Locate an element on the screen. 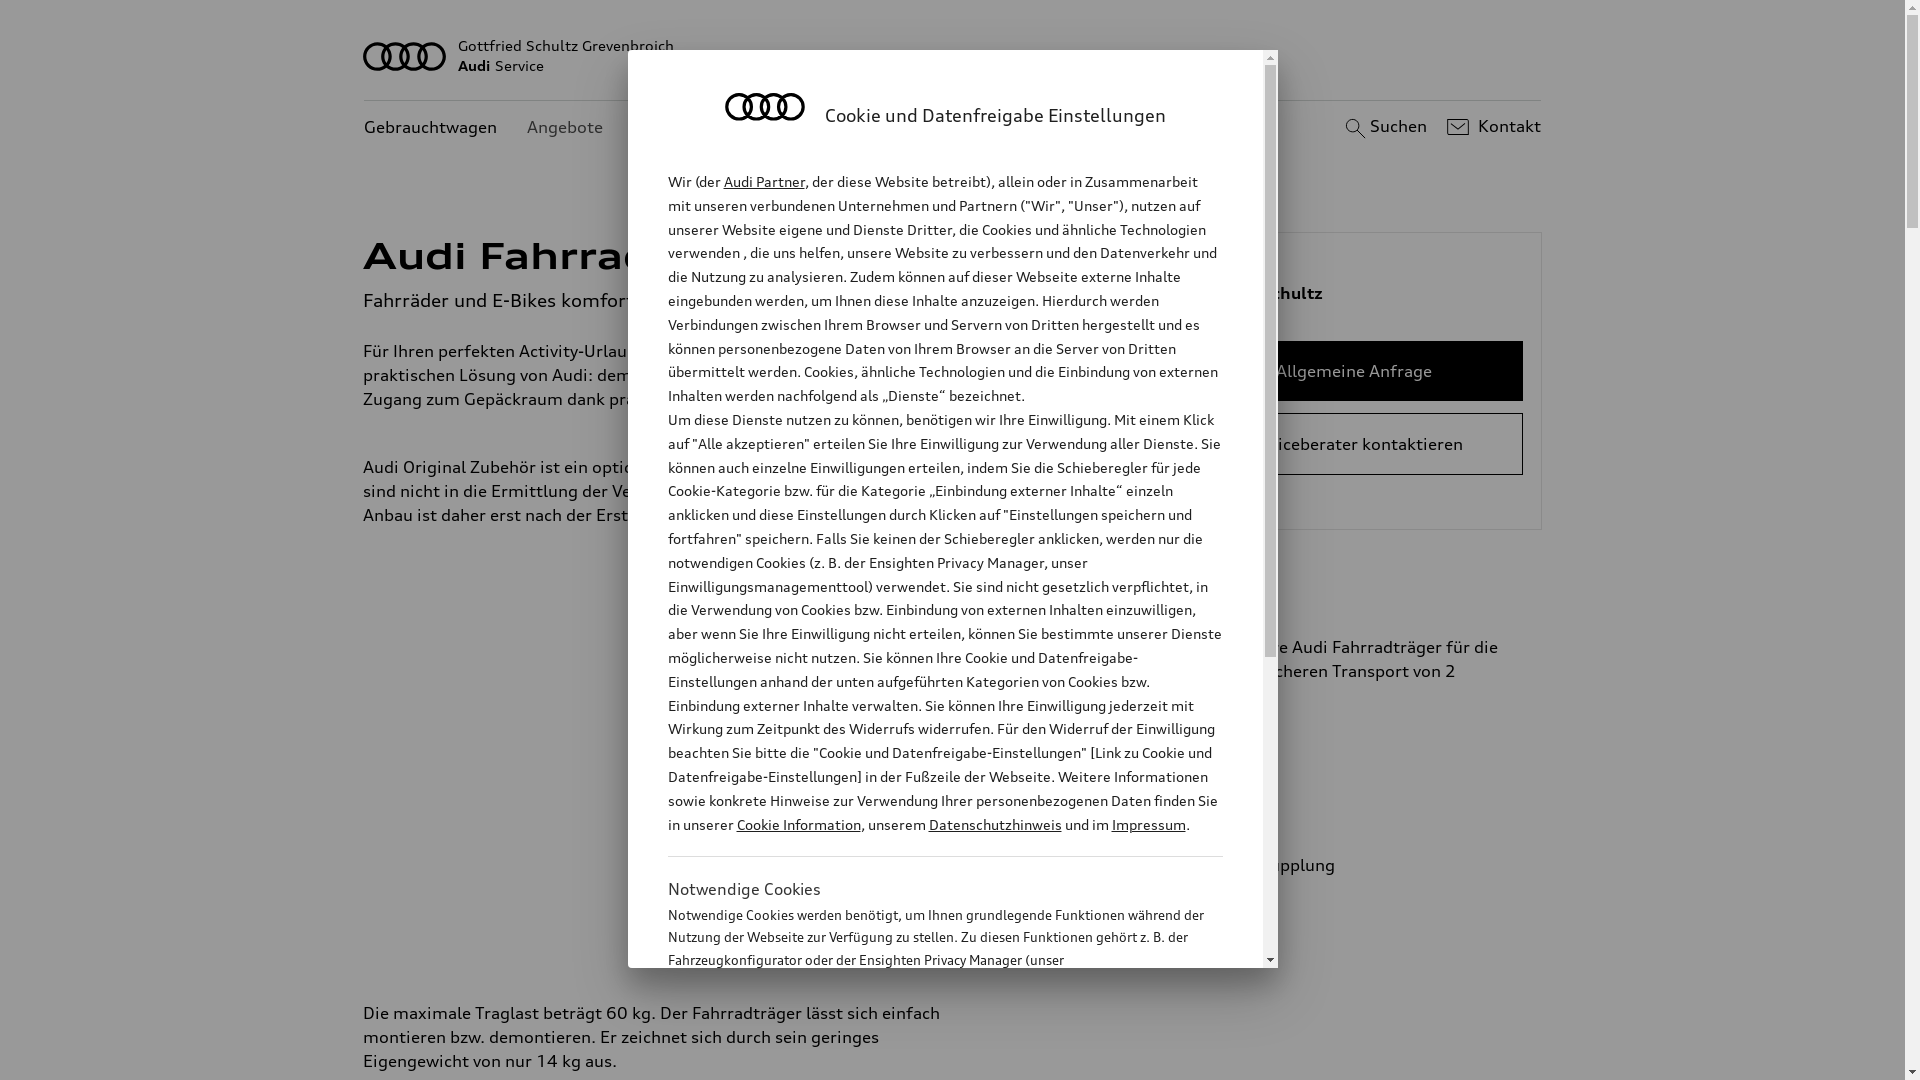 Image resolution: width=1920 pixels, height=1080 pixels. 'Angebote' is located at coordinates (564, 127).